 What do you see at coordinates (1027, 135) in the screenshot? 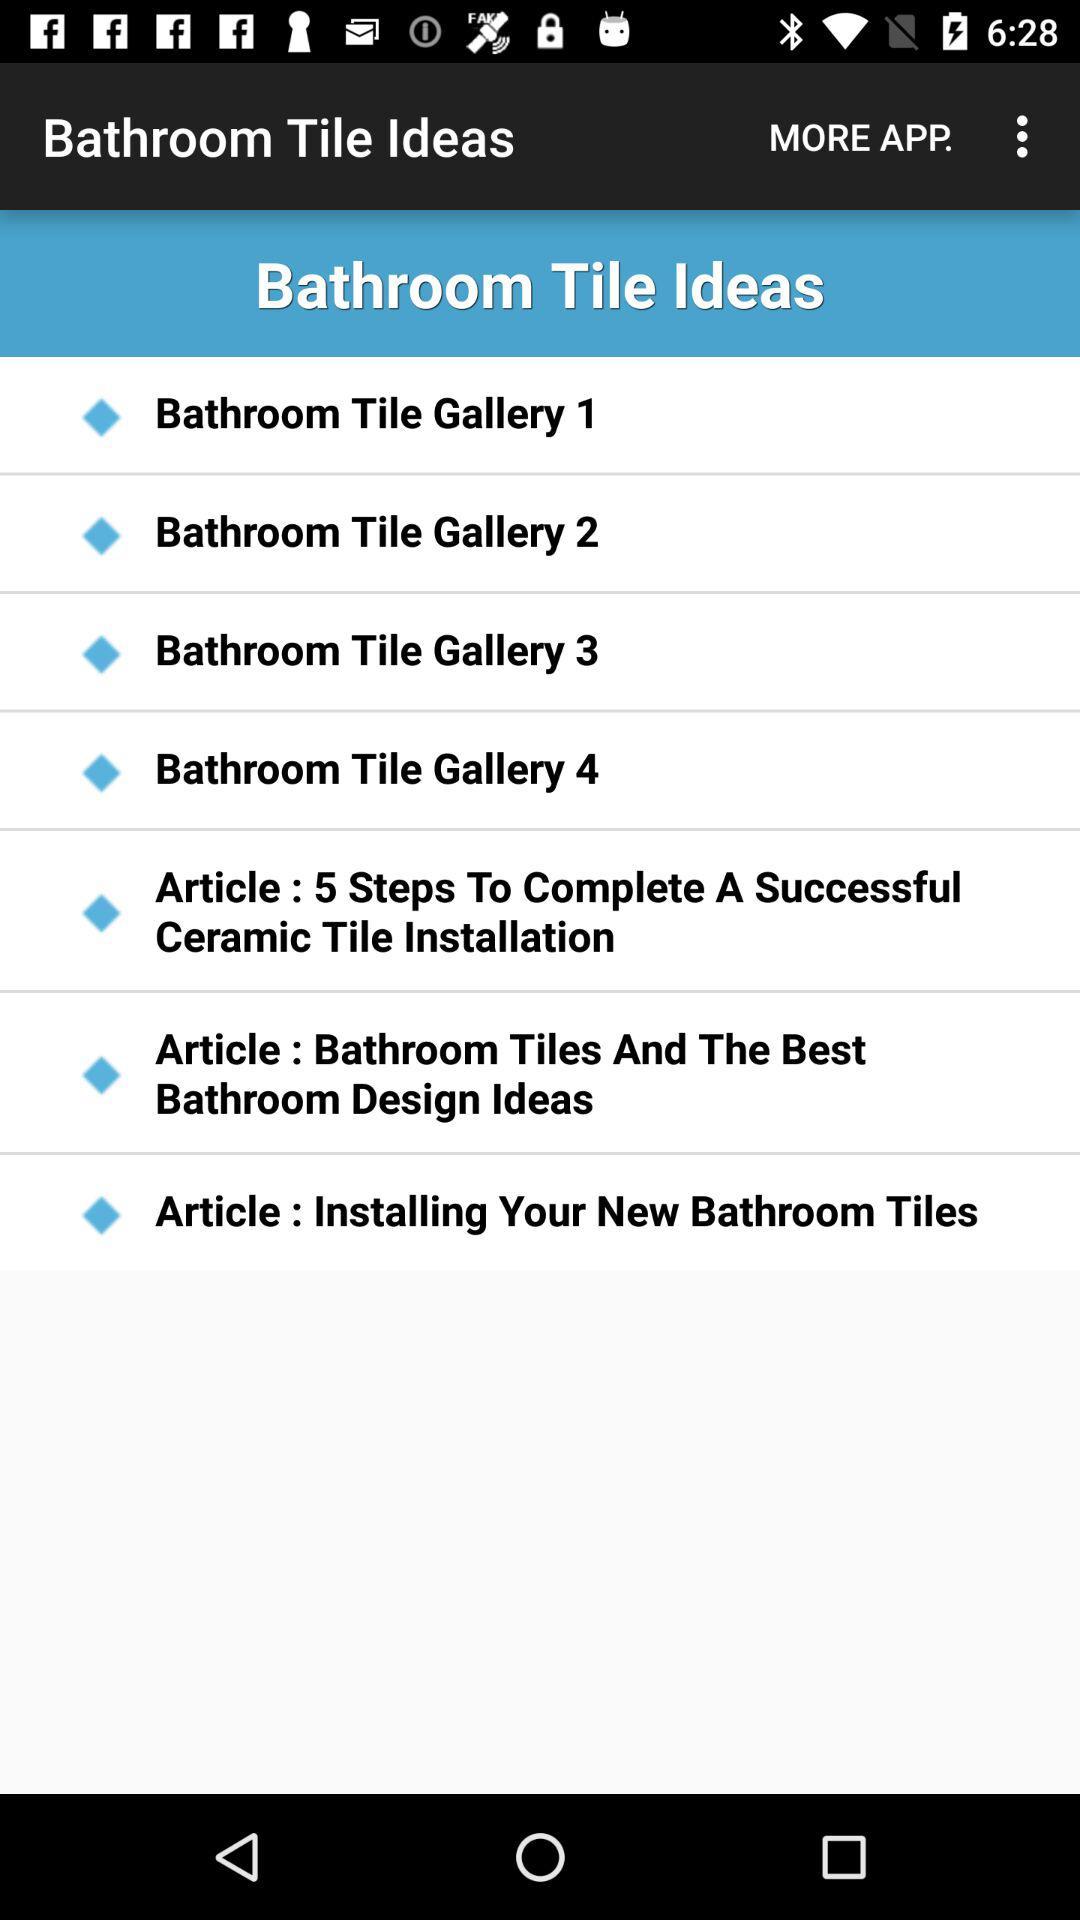
I see `icon next to more app.` at bounding box center [1027, 135].